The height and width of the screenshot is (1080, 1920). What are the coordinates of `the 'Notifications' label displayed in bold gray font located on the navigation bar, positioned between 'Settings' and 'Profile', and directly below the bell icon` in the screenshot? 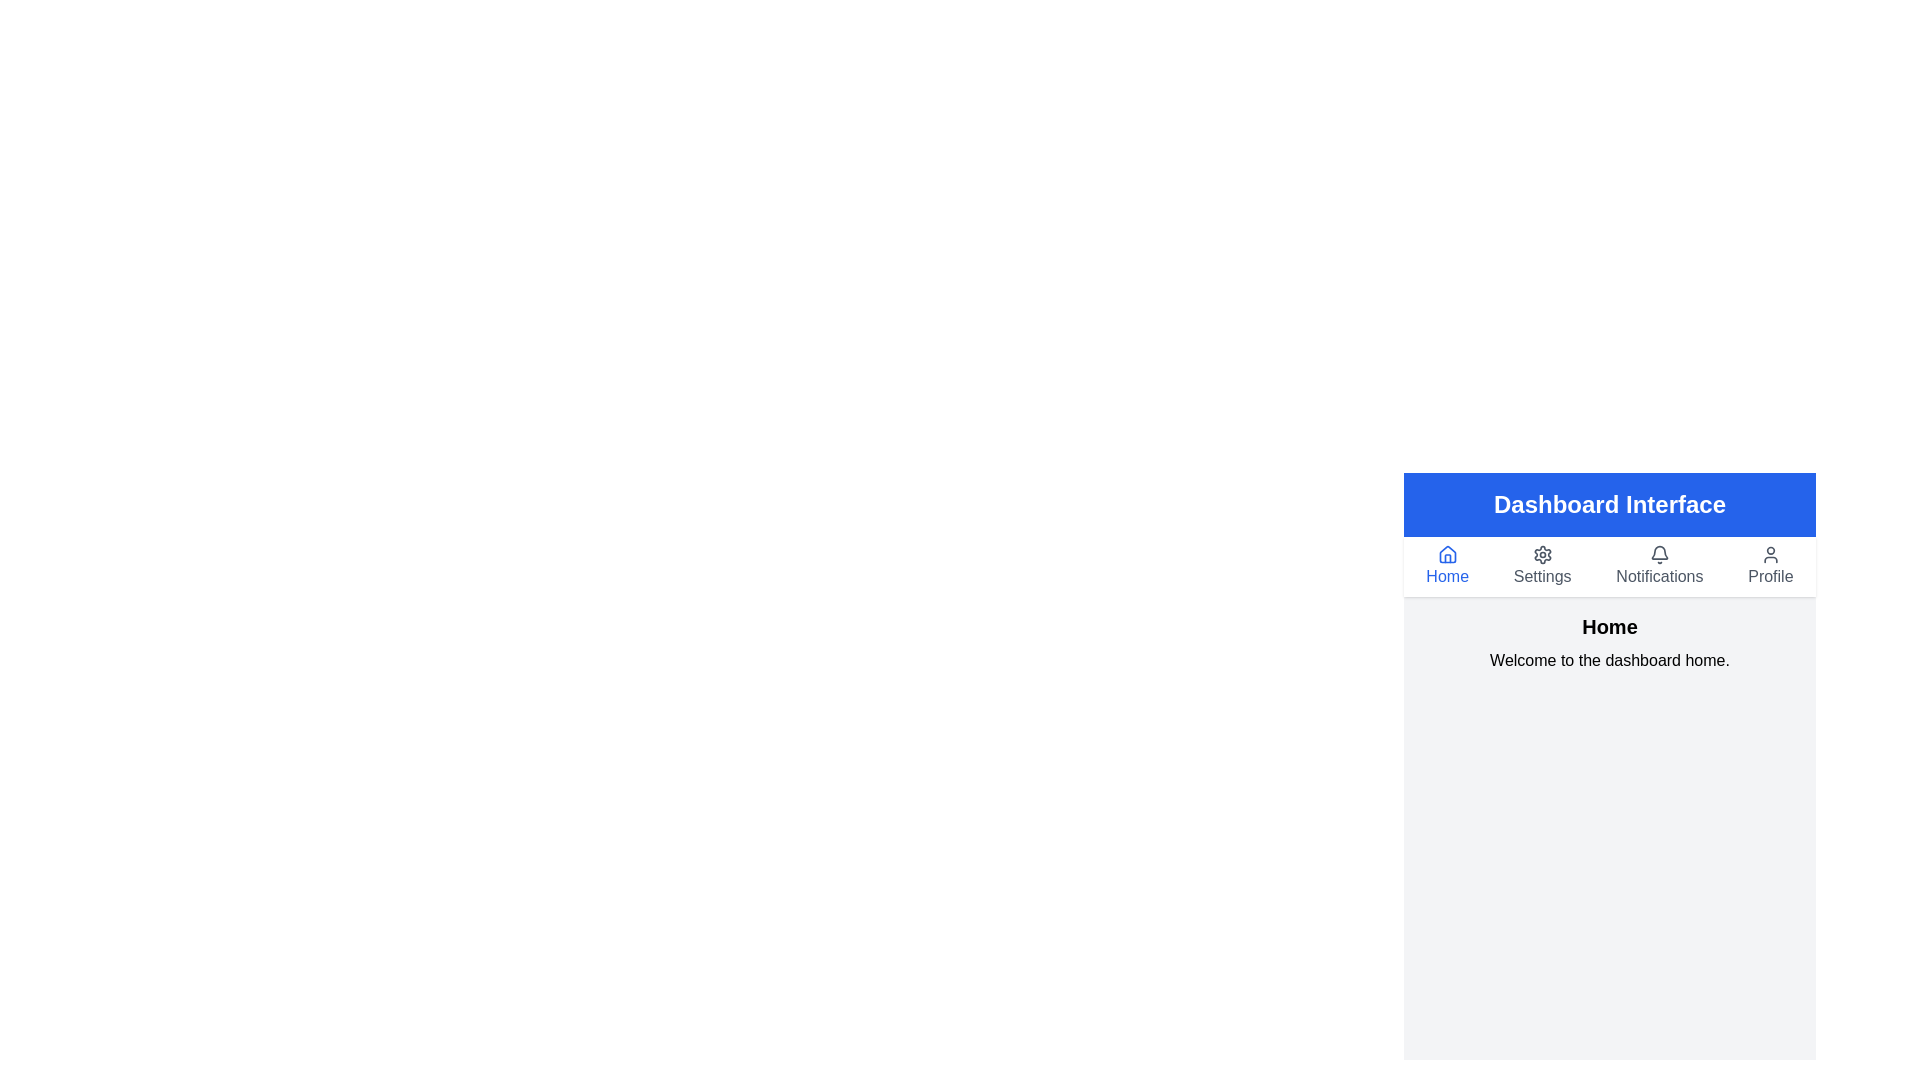 It's located at (1659, 577).